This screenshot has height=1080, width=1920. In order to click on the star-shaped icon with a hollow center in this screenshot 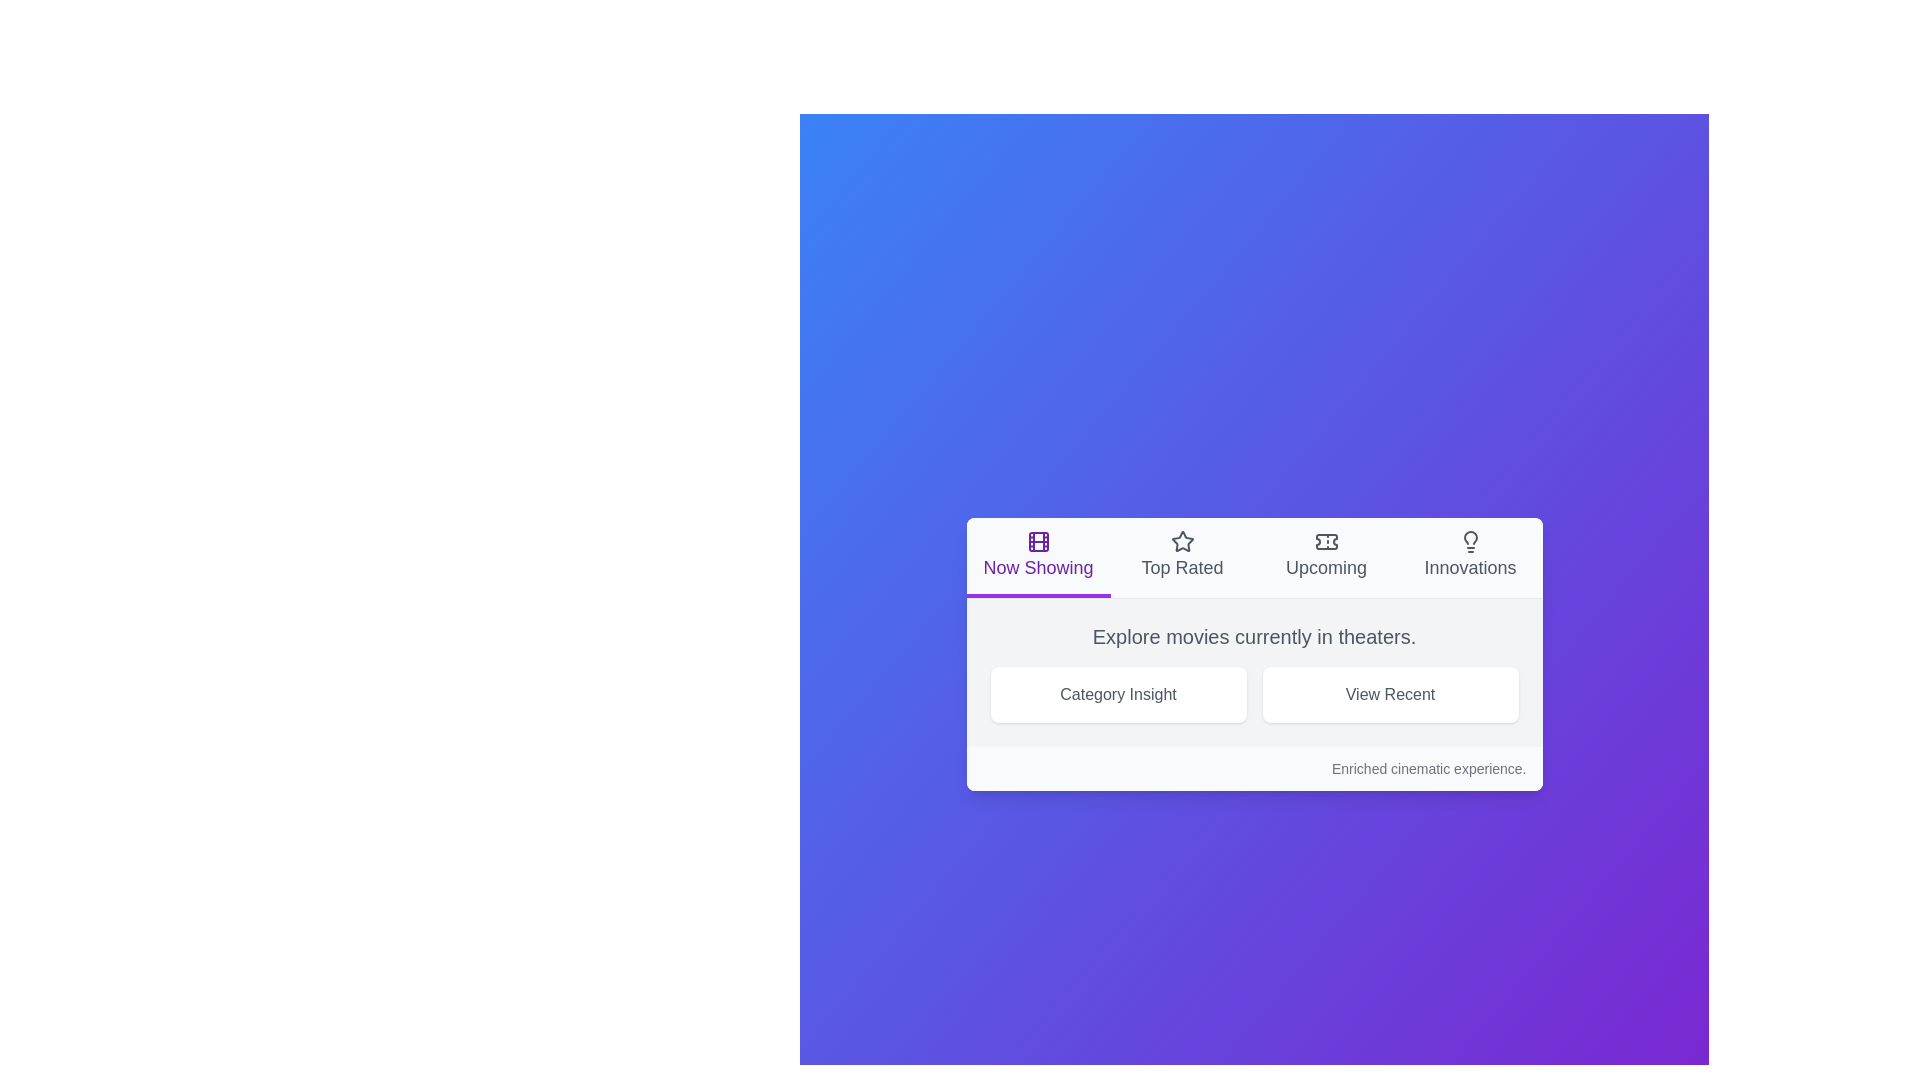, I will do `click(1182, 541)`.